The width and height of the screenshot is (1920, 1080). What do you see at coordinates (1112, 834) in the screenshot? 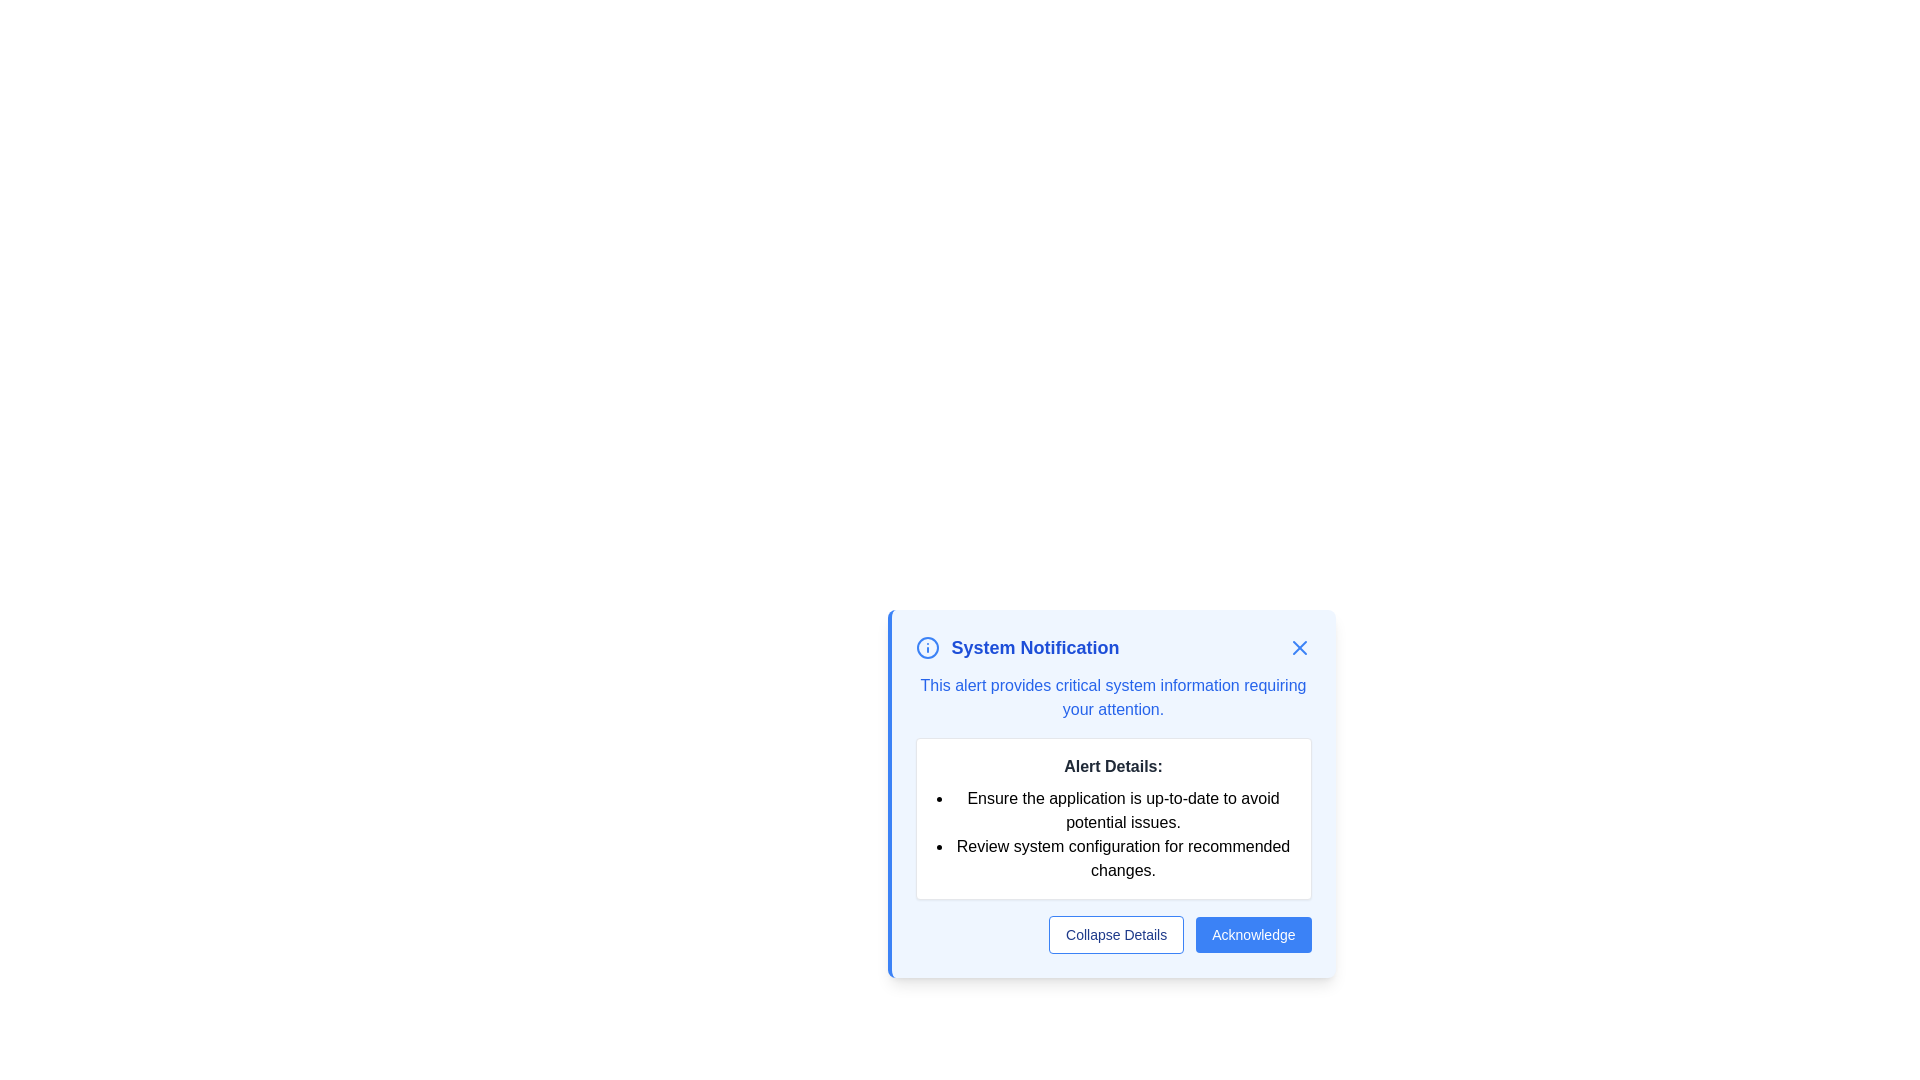
I see `the bulleted list in the 'Alert Details' section of the notification dialog box, which provides instructions regarding application updates and system configuration` at bounding box center [1112, 834].